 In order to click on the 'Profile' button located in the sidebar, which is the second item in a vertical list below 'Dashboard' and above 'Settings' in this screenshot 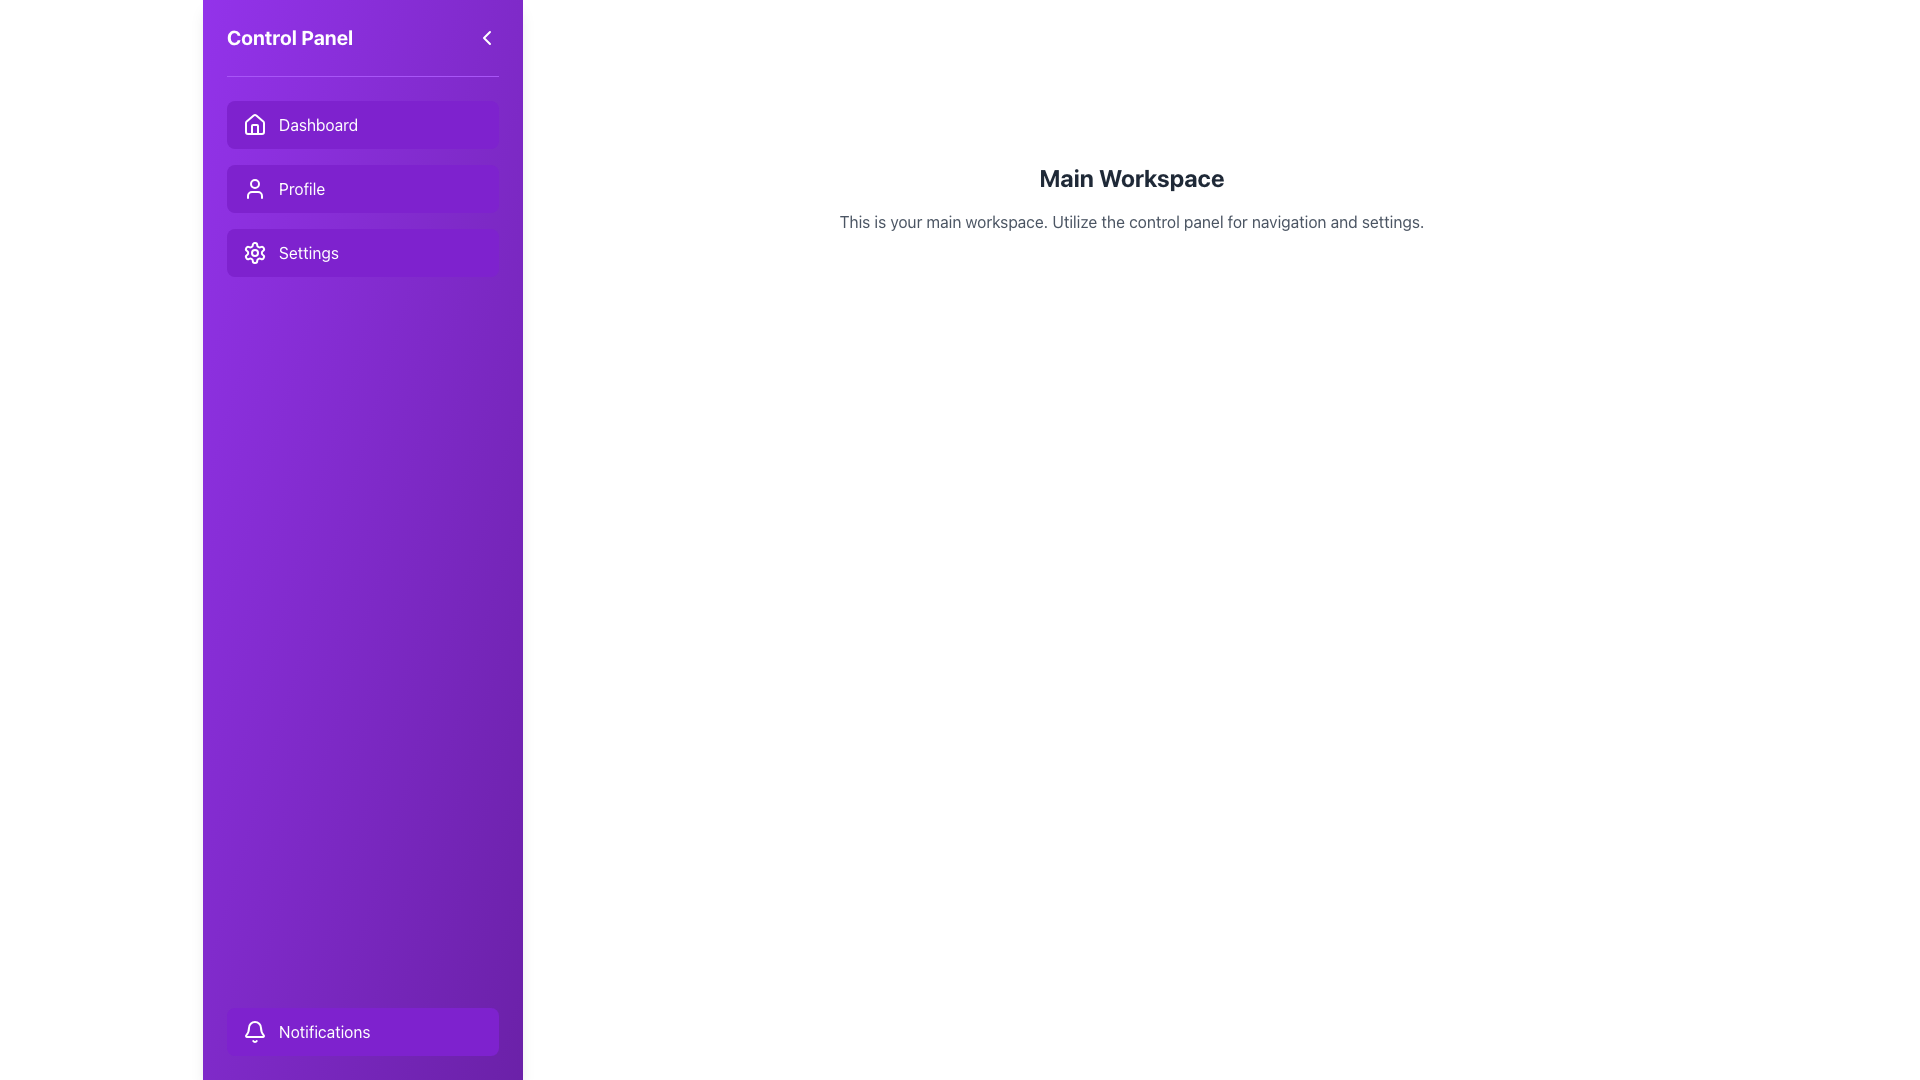, I will do `click(363, 189)`.